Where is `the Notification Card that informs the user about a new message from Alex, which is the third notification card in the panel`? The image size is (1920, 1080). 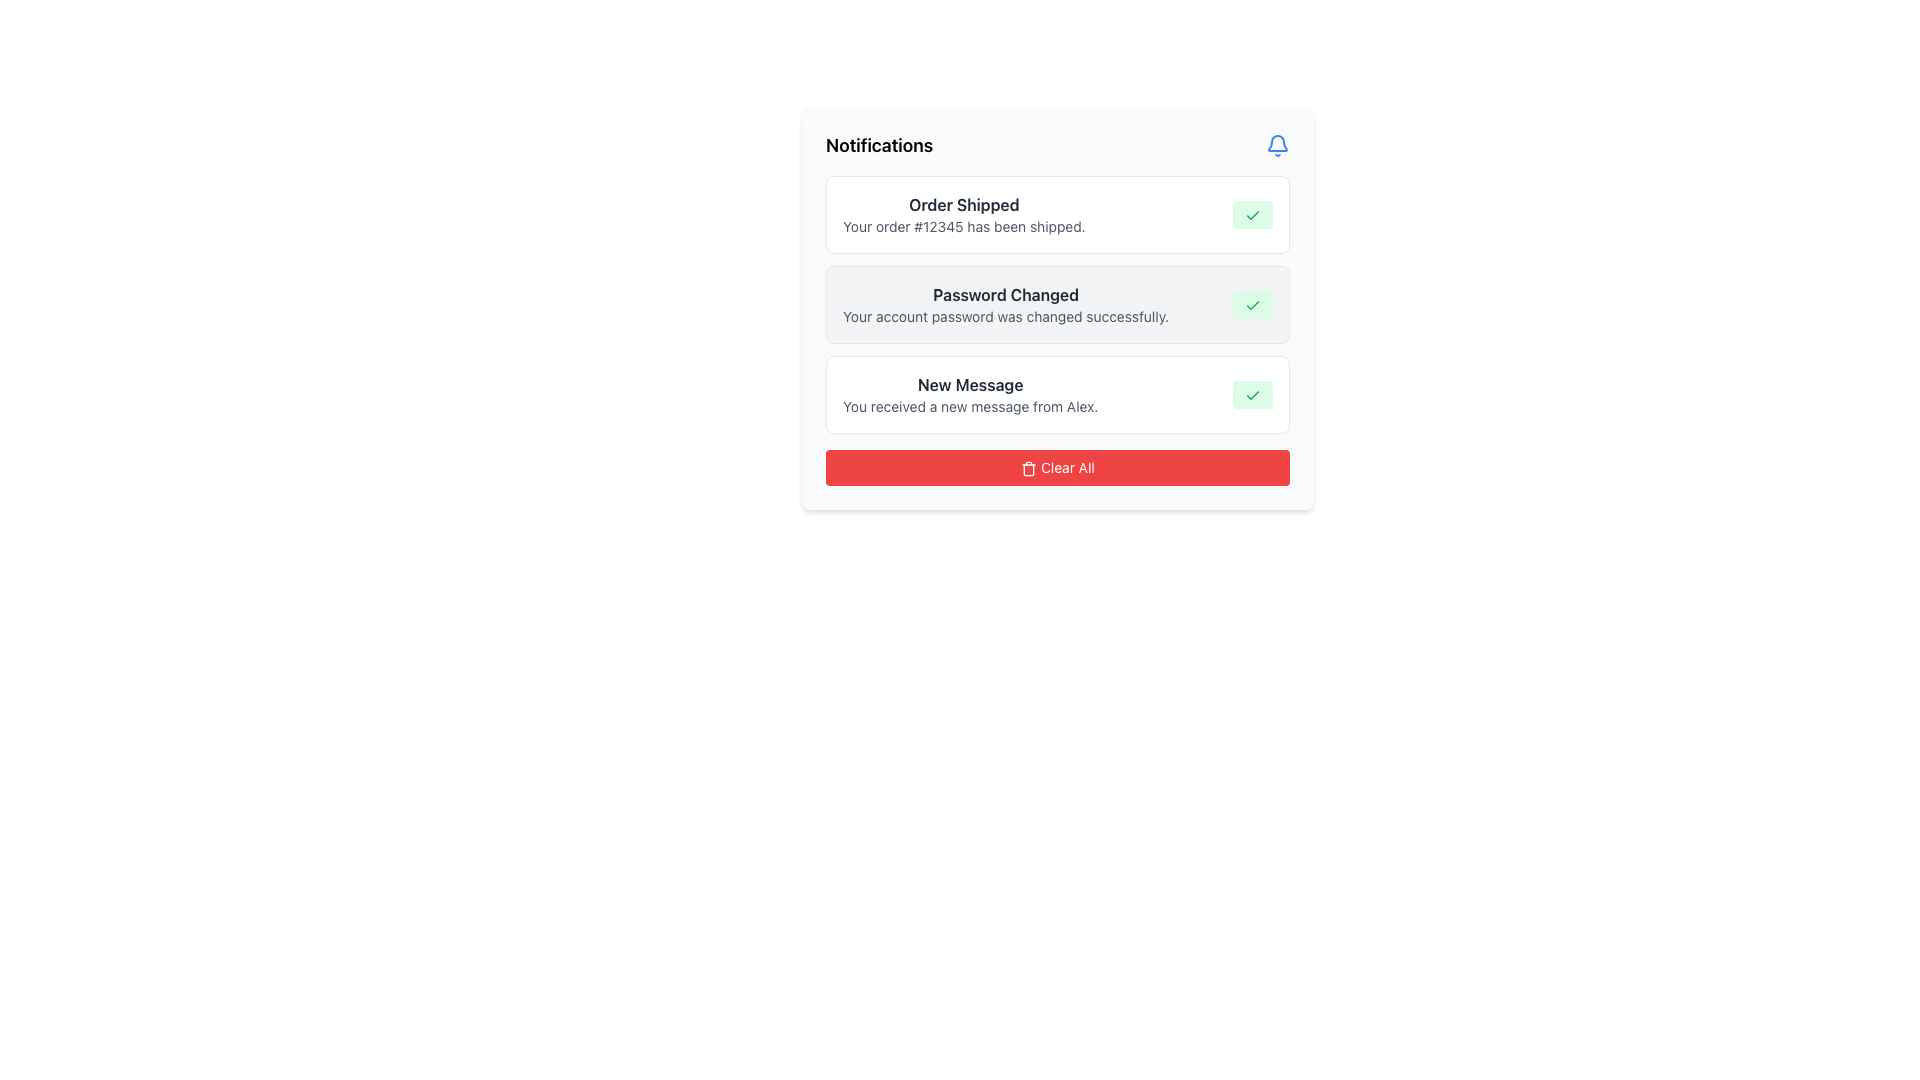 the Notification Card that informs the user about a new message from Alex, which is the third notification card in the panel is located at coordinates (1056, 394).